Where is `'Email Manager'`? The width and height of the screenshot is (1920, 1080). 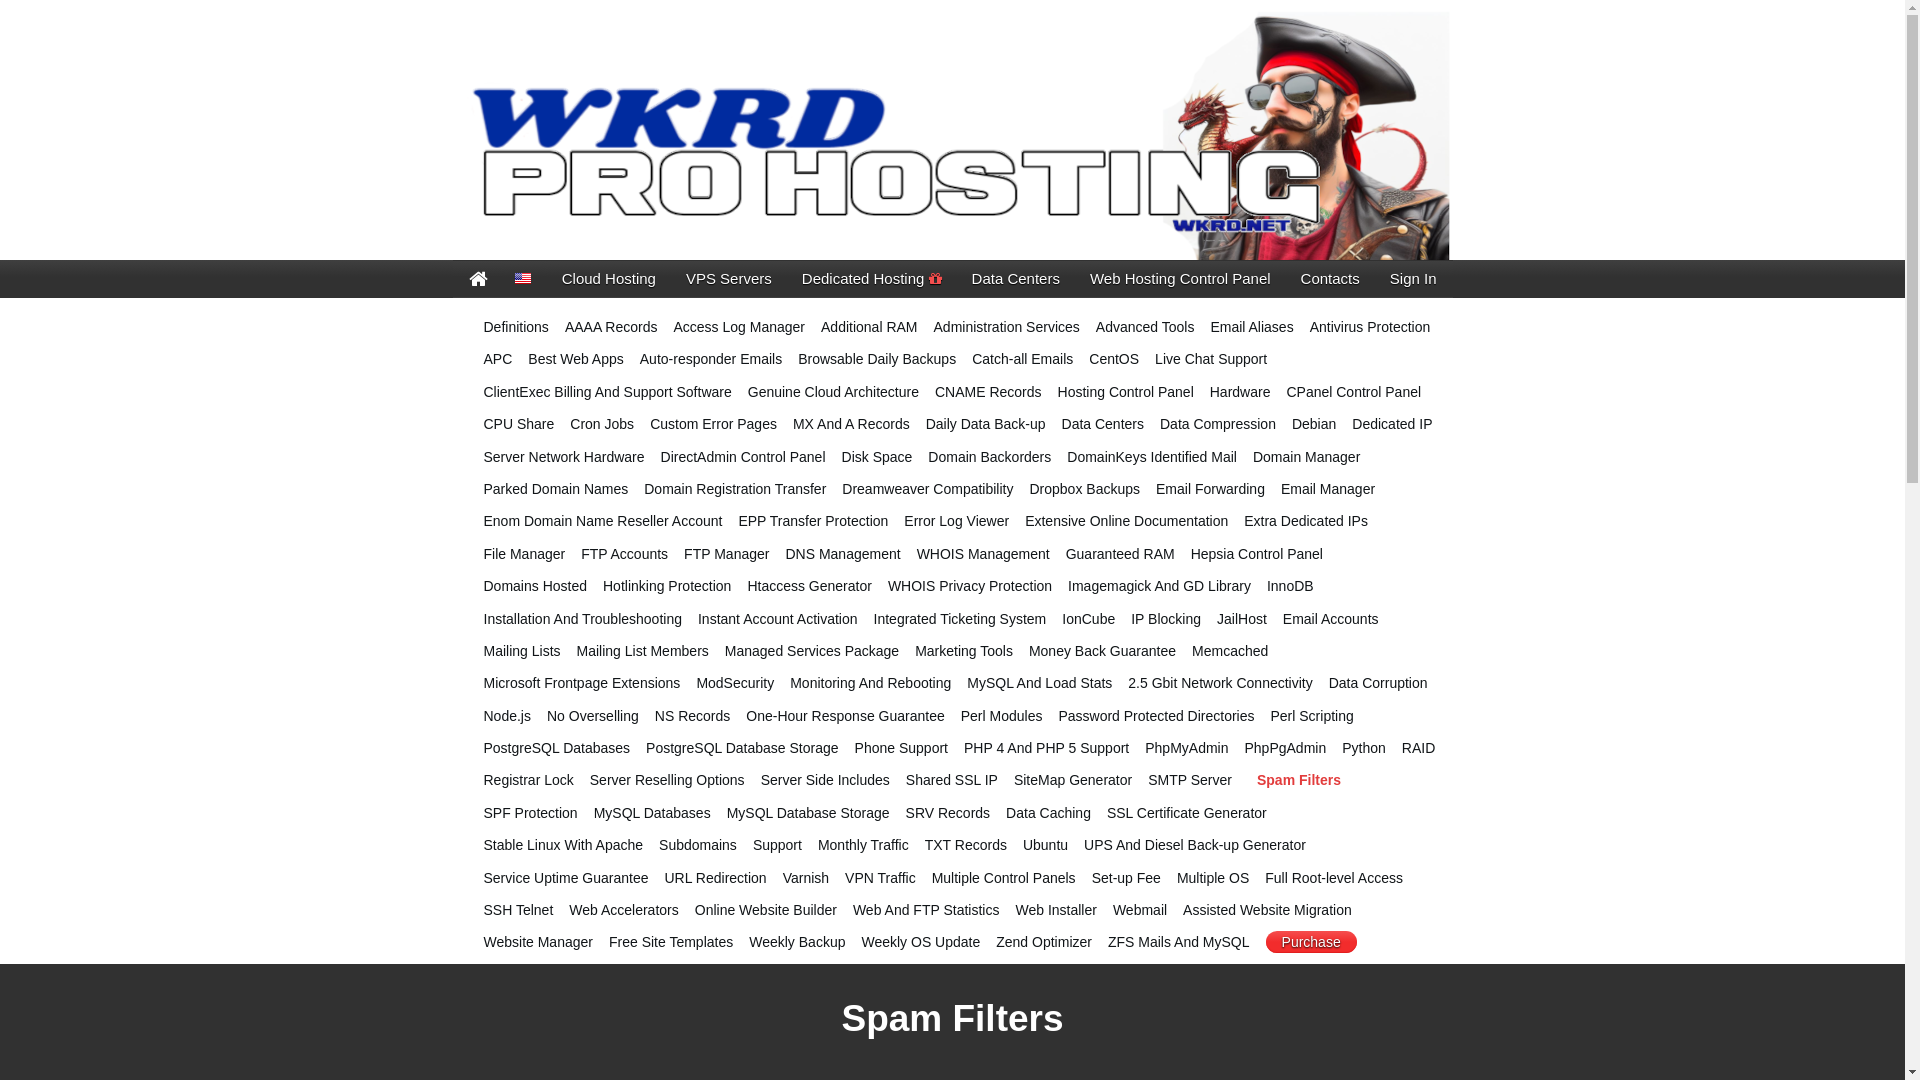
'Email Manager' is located at coordinates (1328, 489).